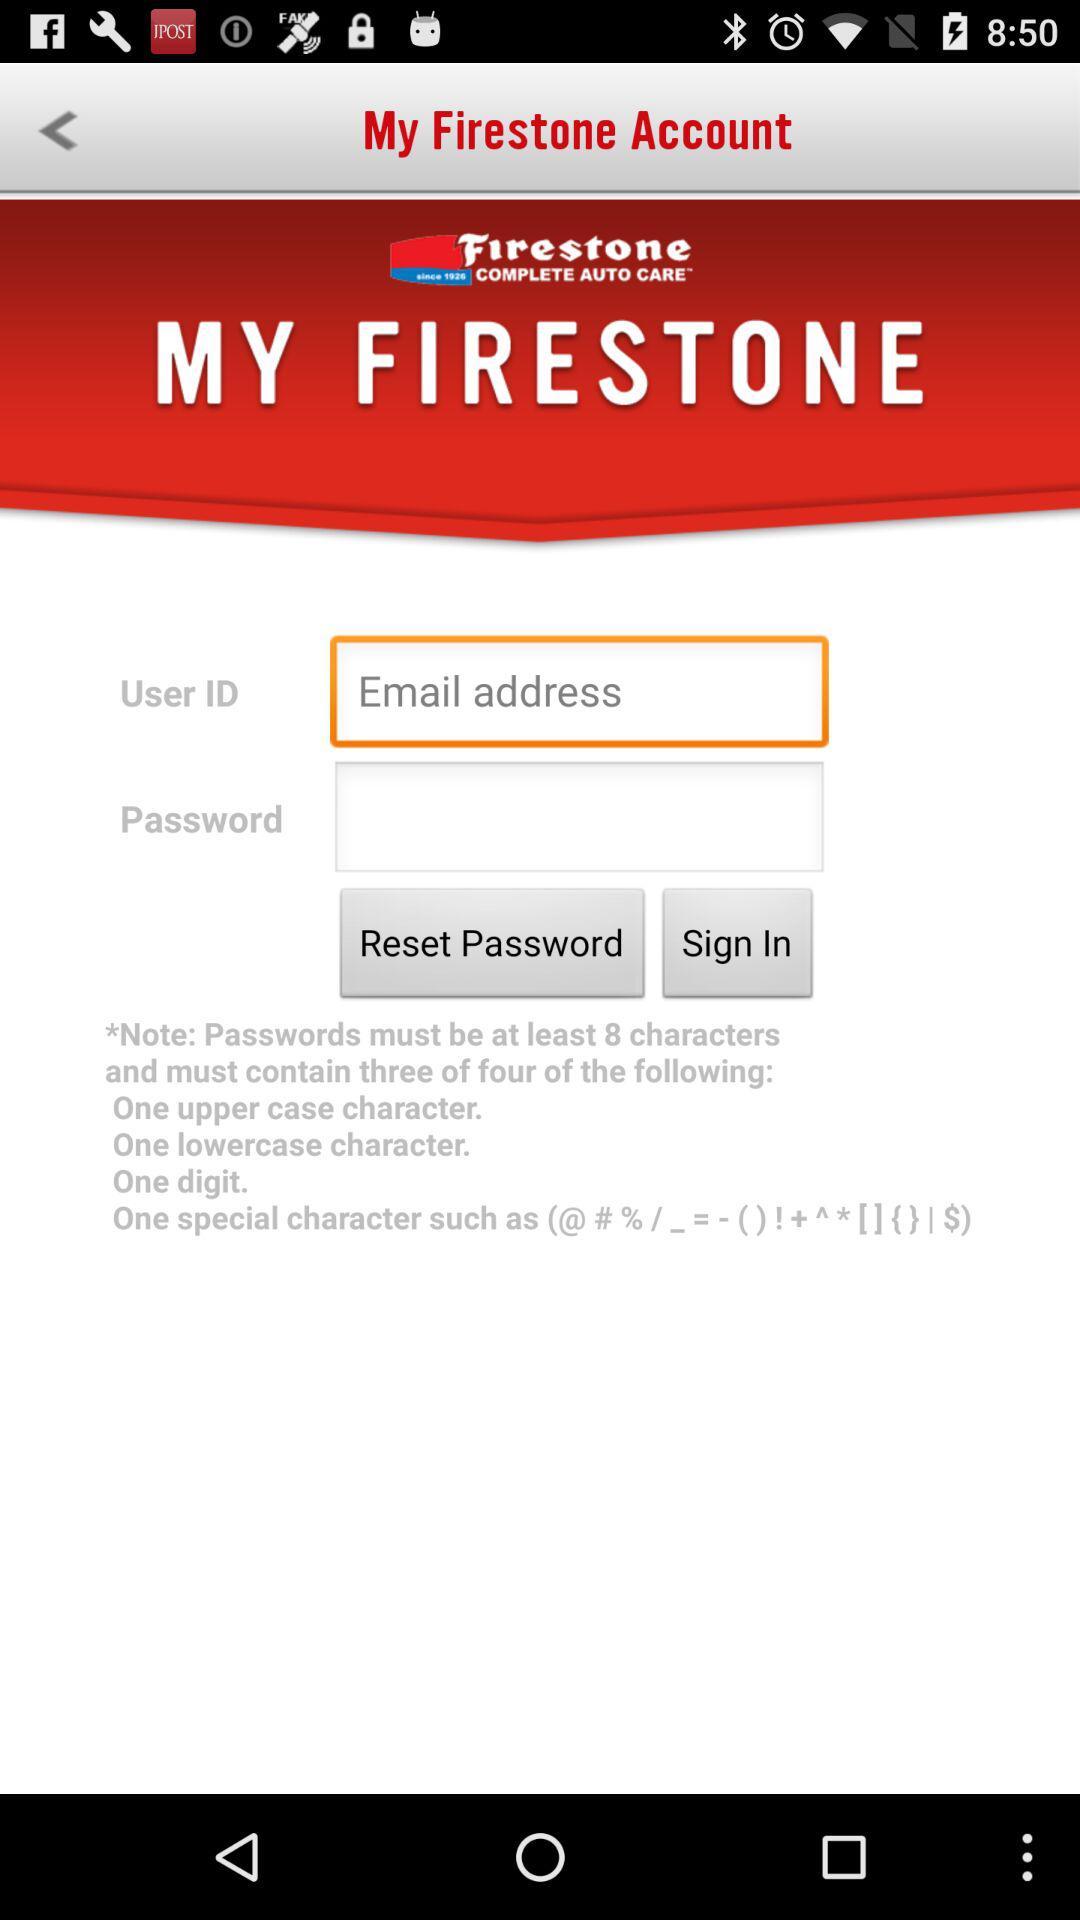 The image size is (1080, 1920). Describe the element at coordinates (492, 947) in the screenshot. I see `the item next to the sign in button` at that location.